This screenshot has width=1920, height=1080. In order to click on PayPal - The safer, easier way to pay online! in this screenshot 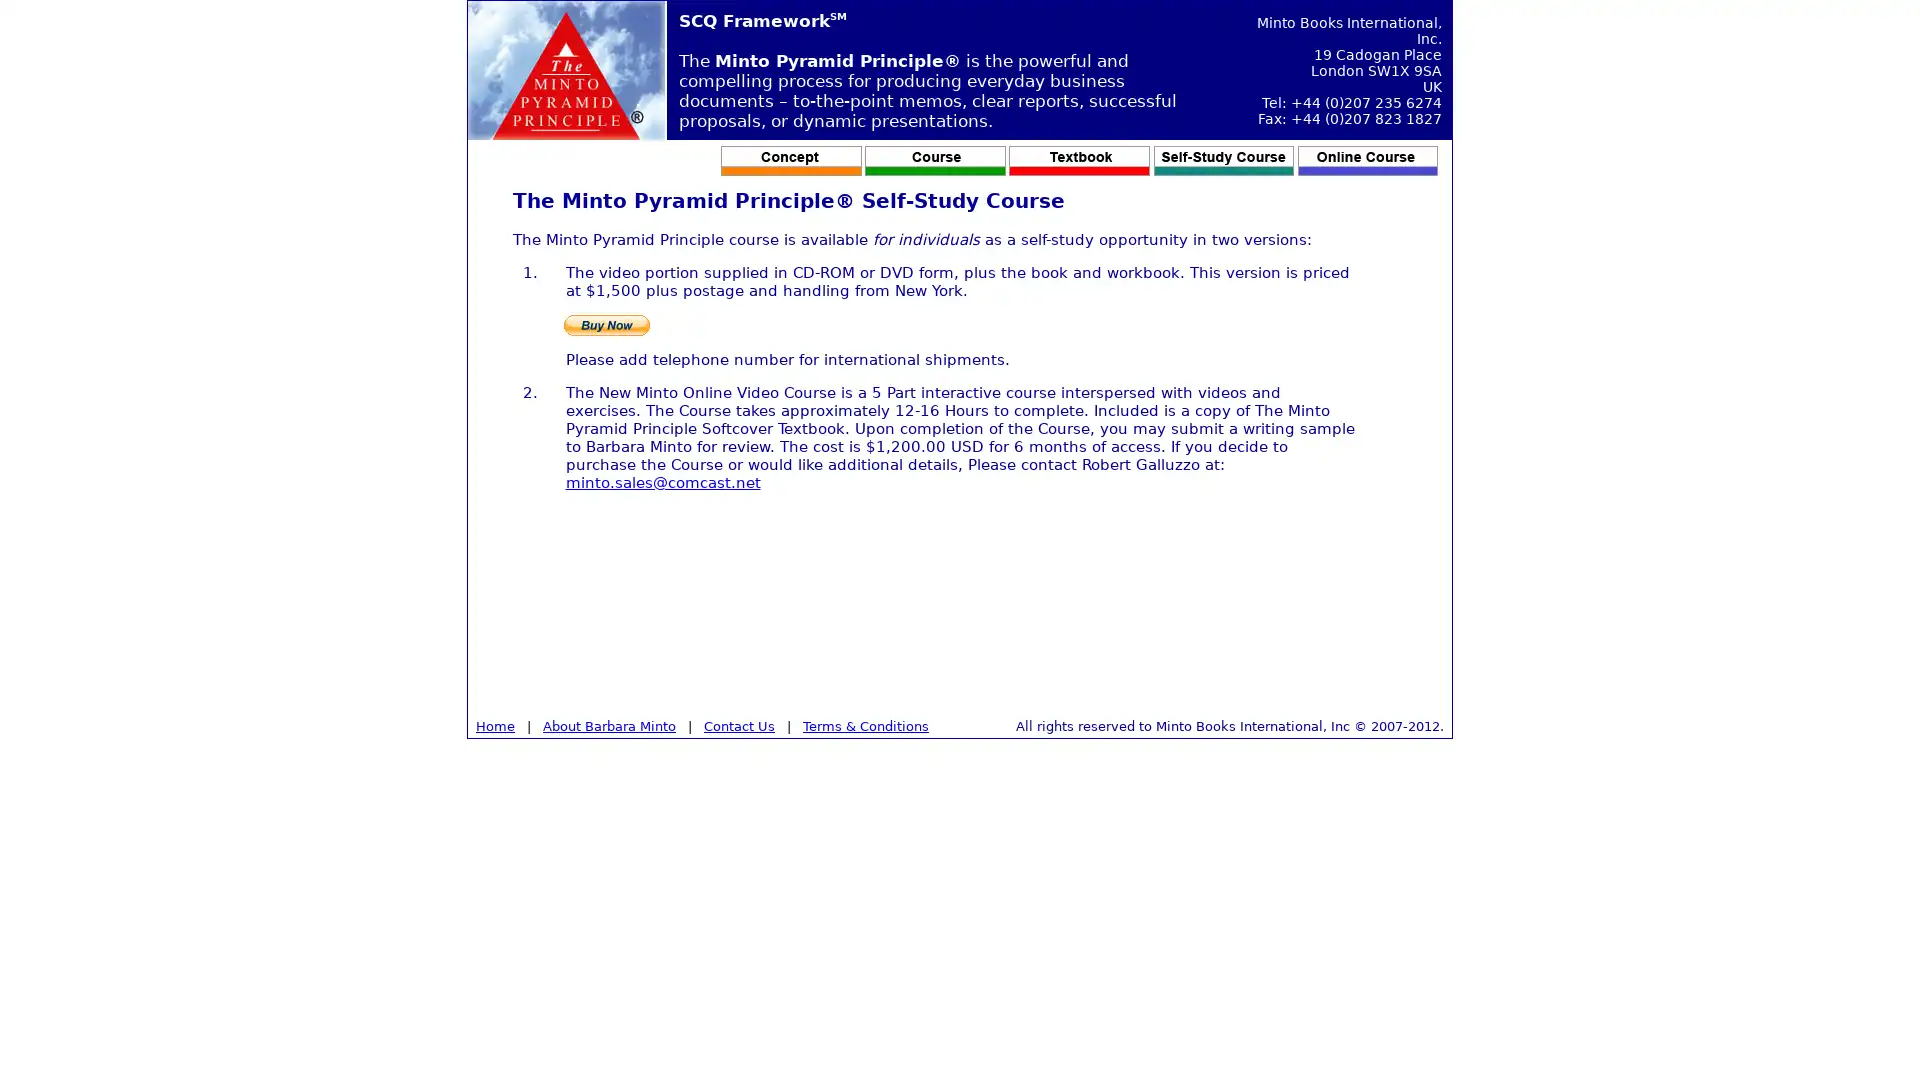, I will do `click(605, 324)`.